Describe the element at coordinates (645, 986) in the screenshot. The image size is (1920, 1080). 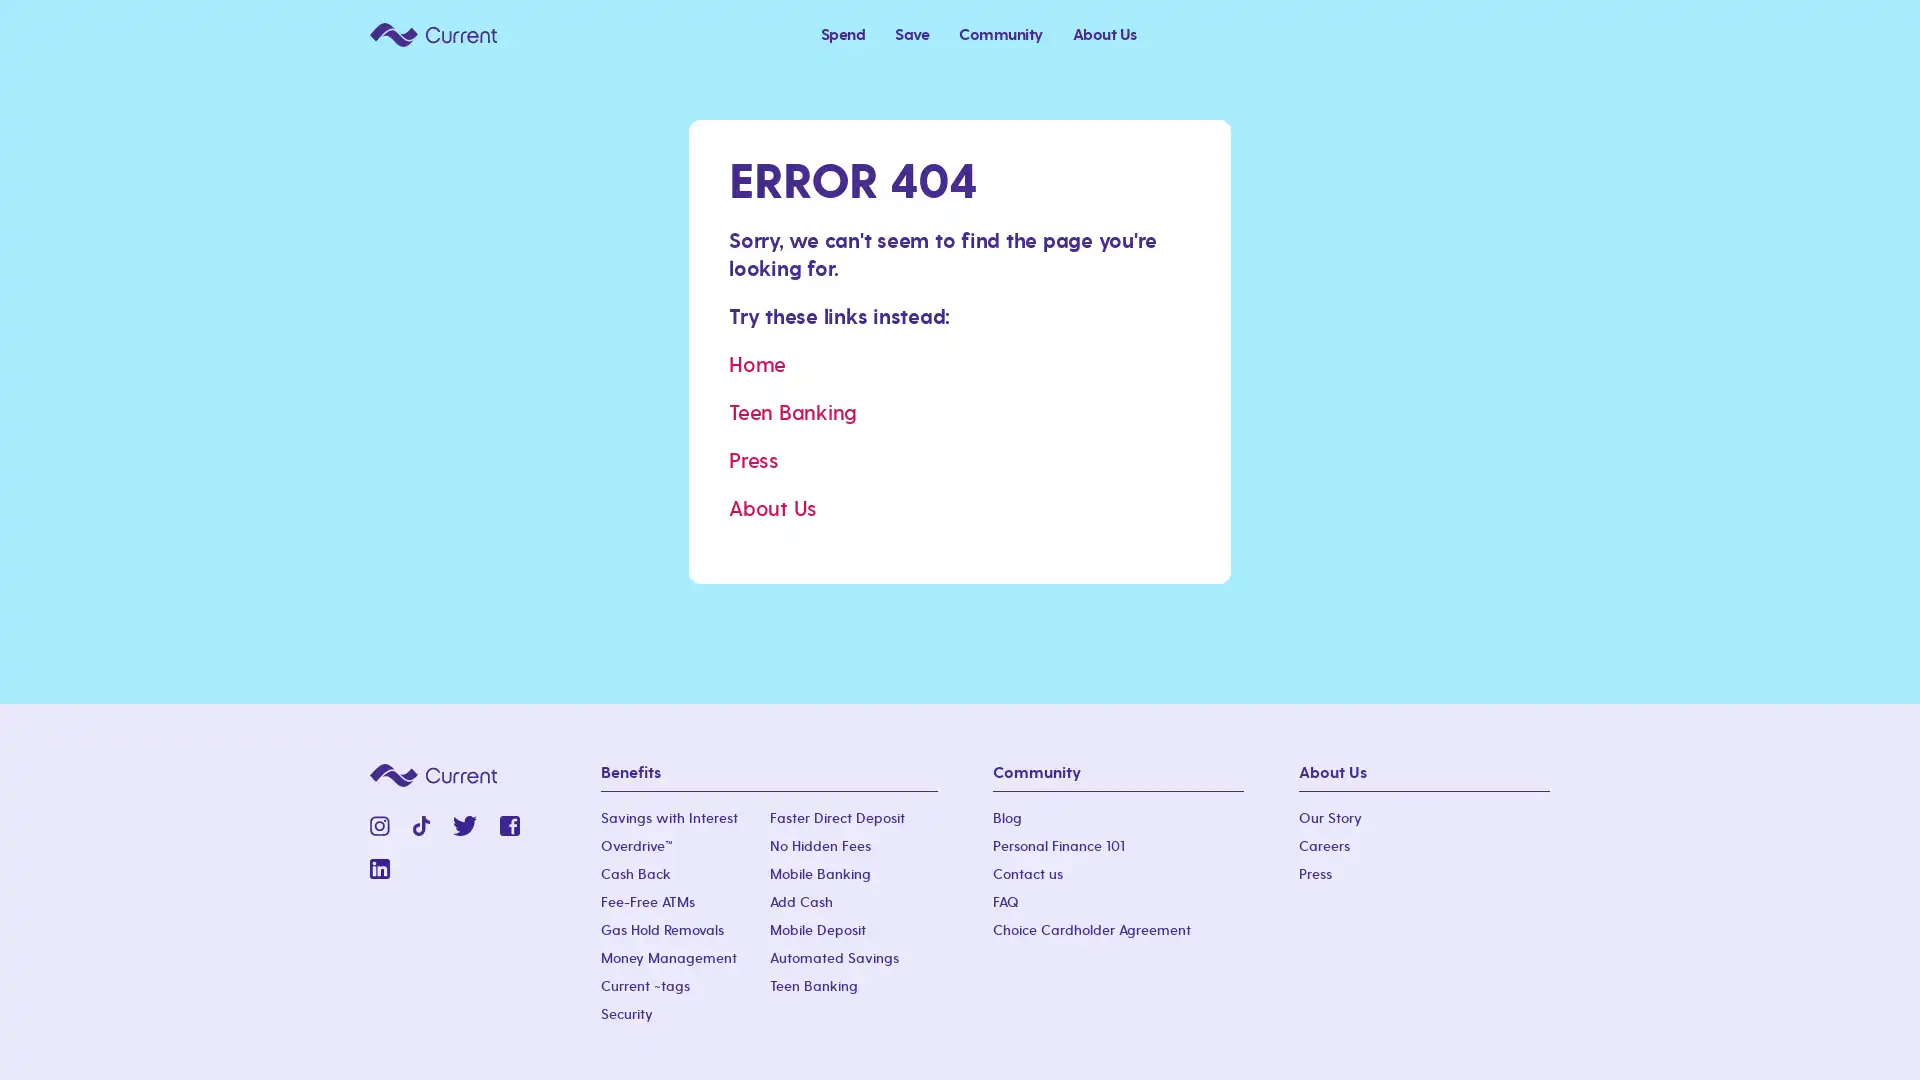
I see `Current ~tags` at that location.